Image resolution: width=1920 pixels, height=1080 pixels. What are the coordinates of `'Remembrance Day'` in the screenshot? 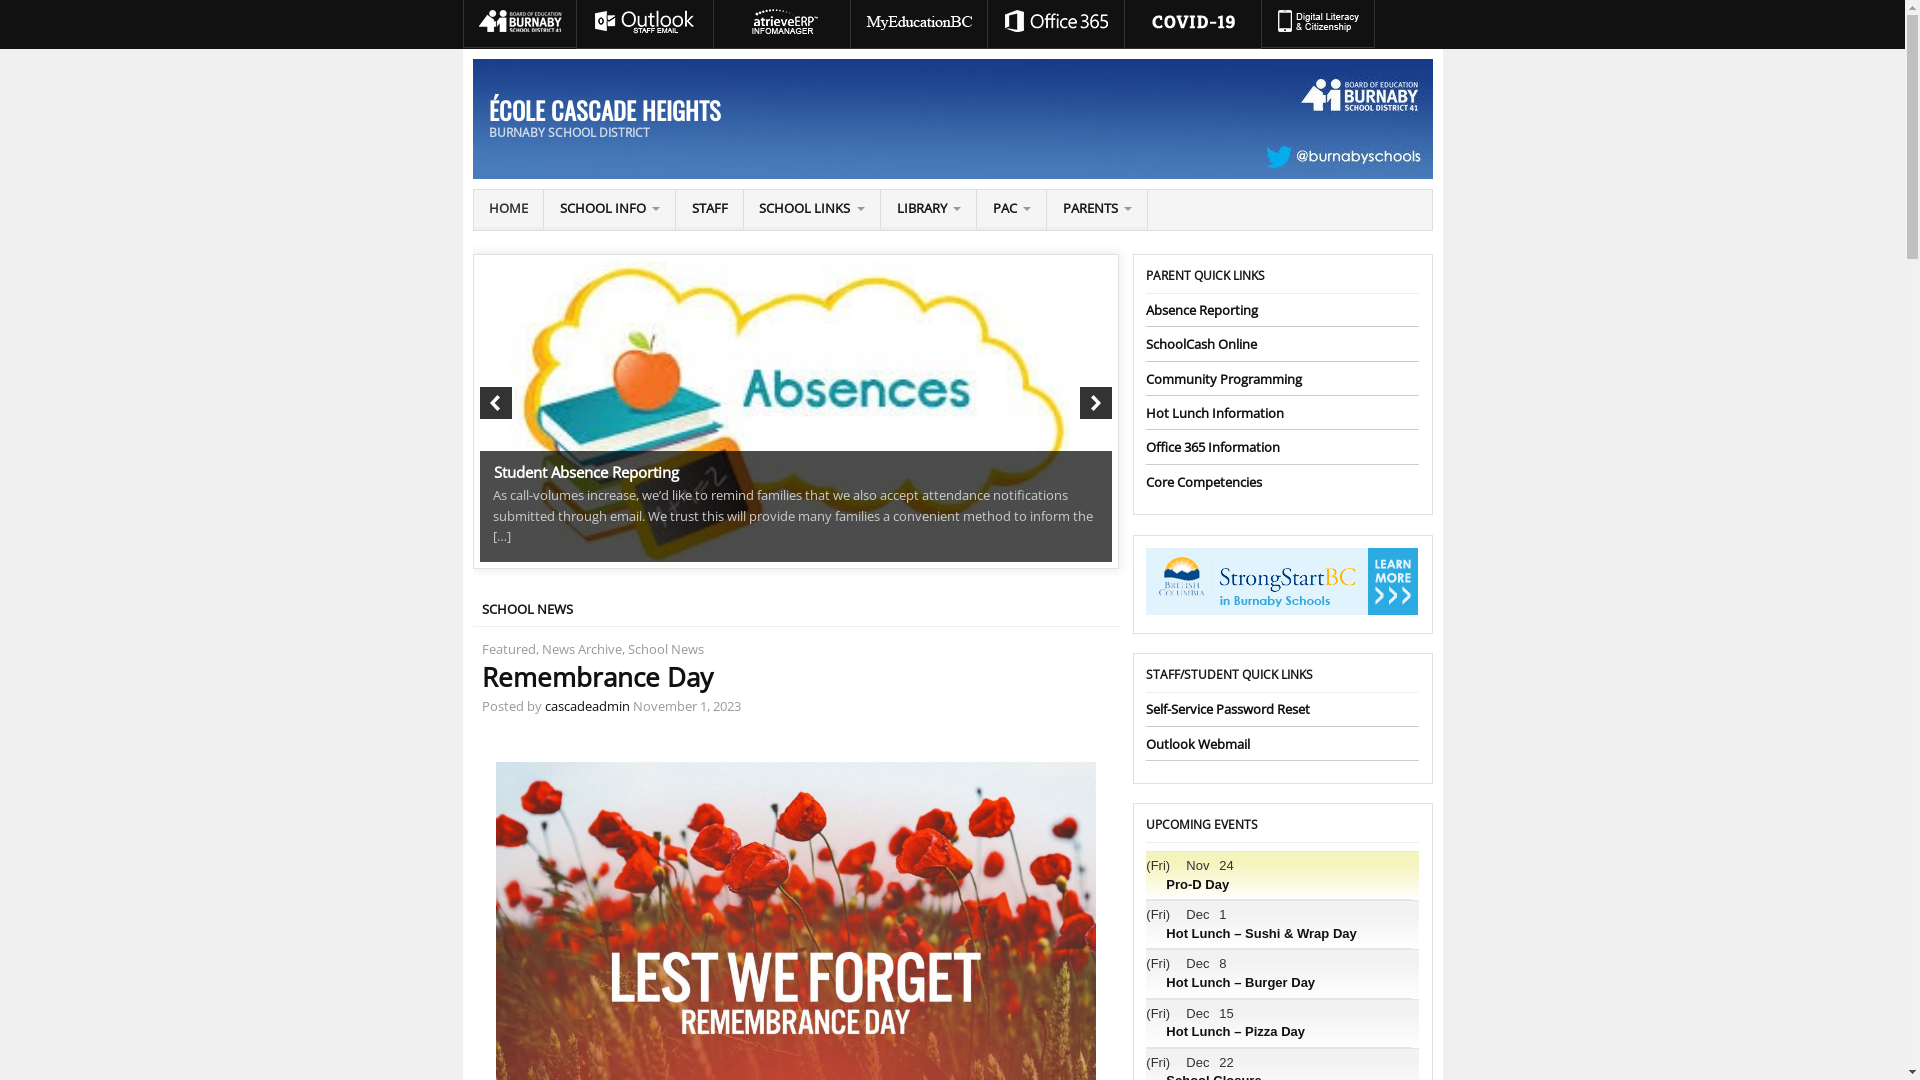 It's located at (596, 676).